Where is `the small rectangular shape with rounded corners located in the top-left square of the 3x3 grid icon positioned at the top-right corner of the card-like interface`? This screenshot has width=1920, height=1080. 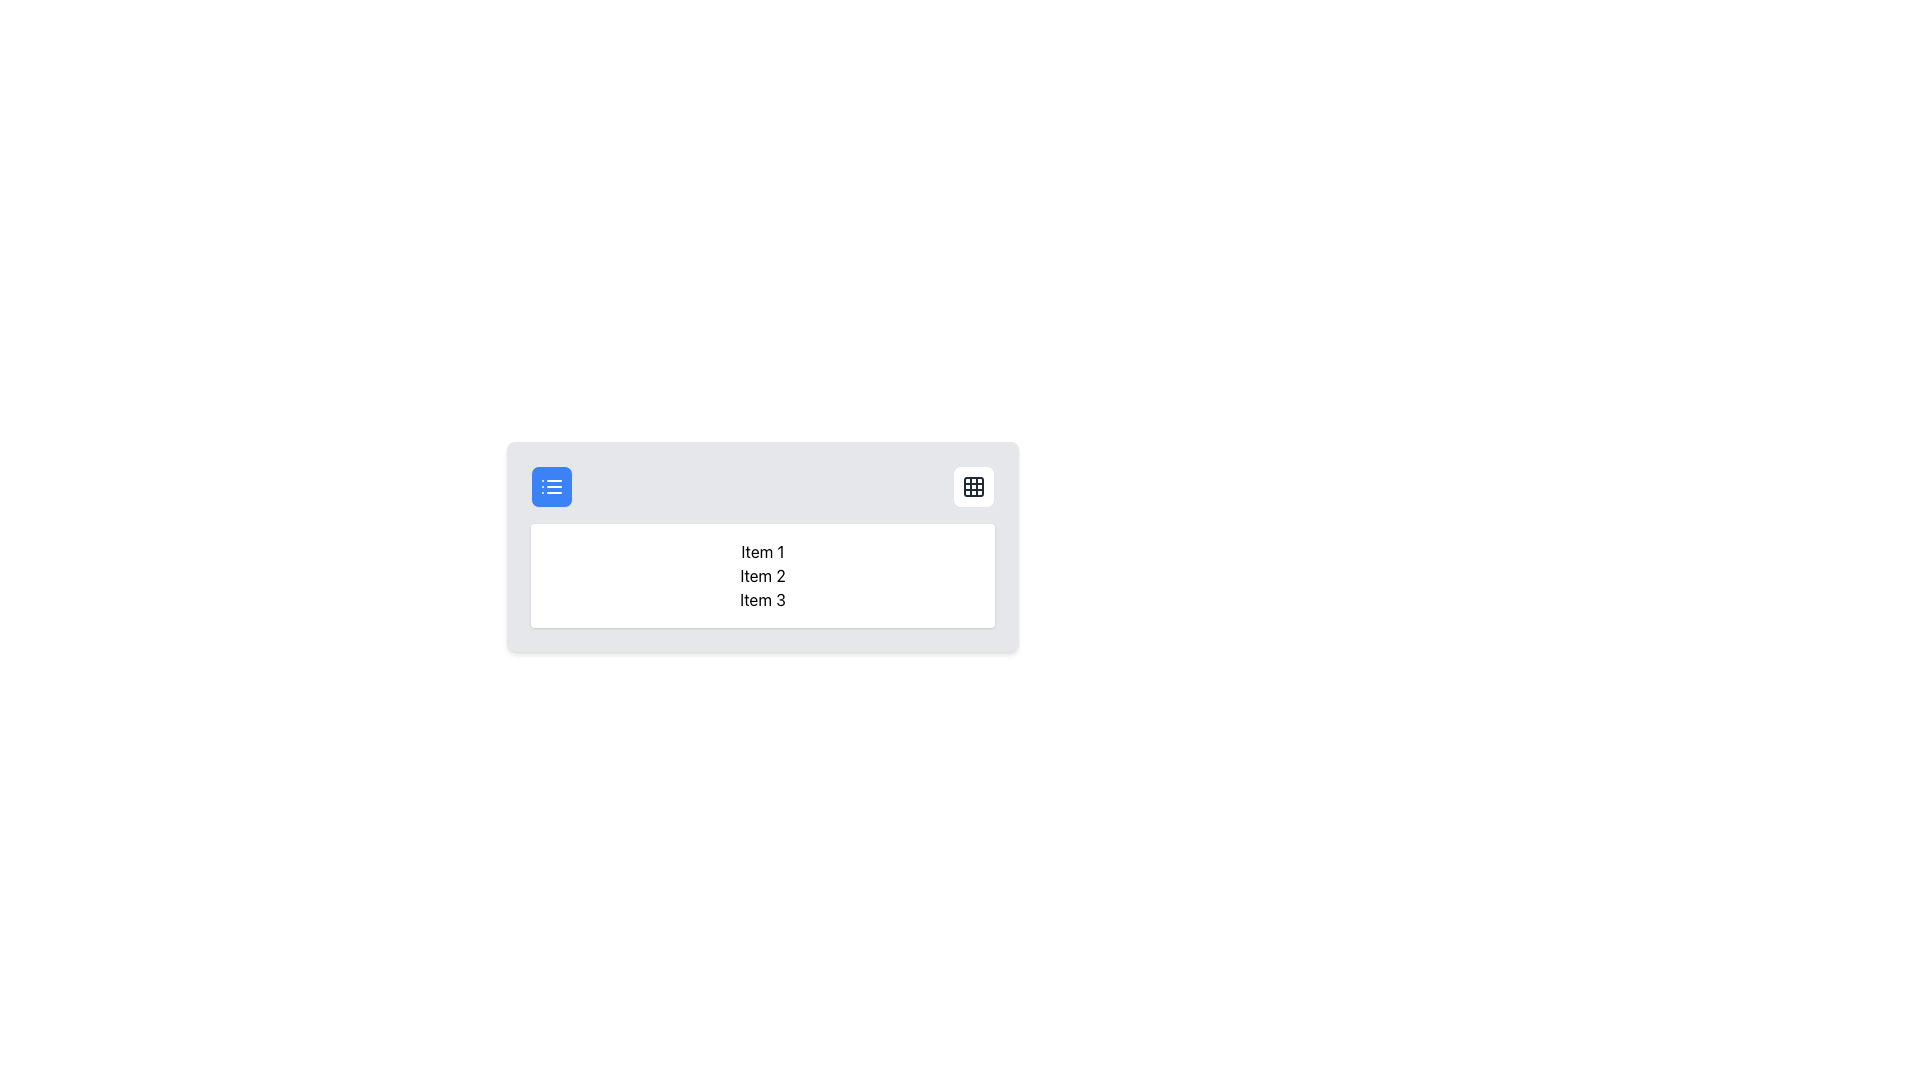
the small rectangular shape with rounded corners located in the top-left square of the 3x3 grid icon positioned at the top-right corner of the card-like interface is located at coordinates (974, 486).